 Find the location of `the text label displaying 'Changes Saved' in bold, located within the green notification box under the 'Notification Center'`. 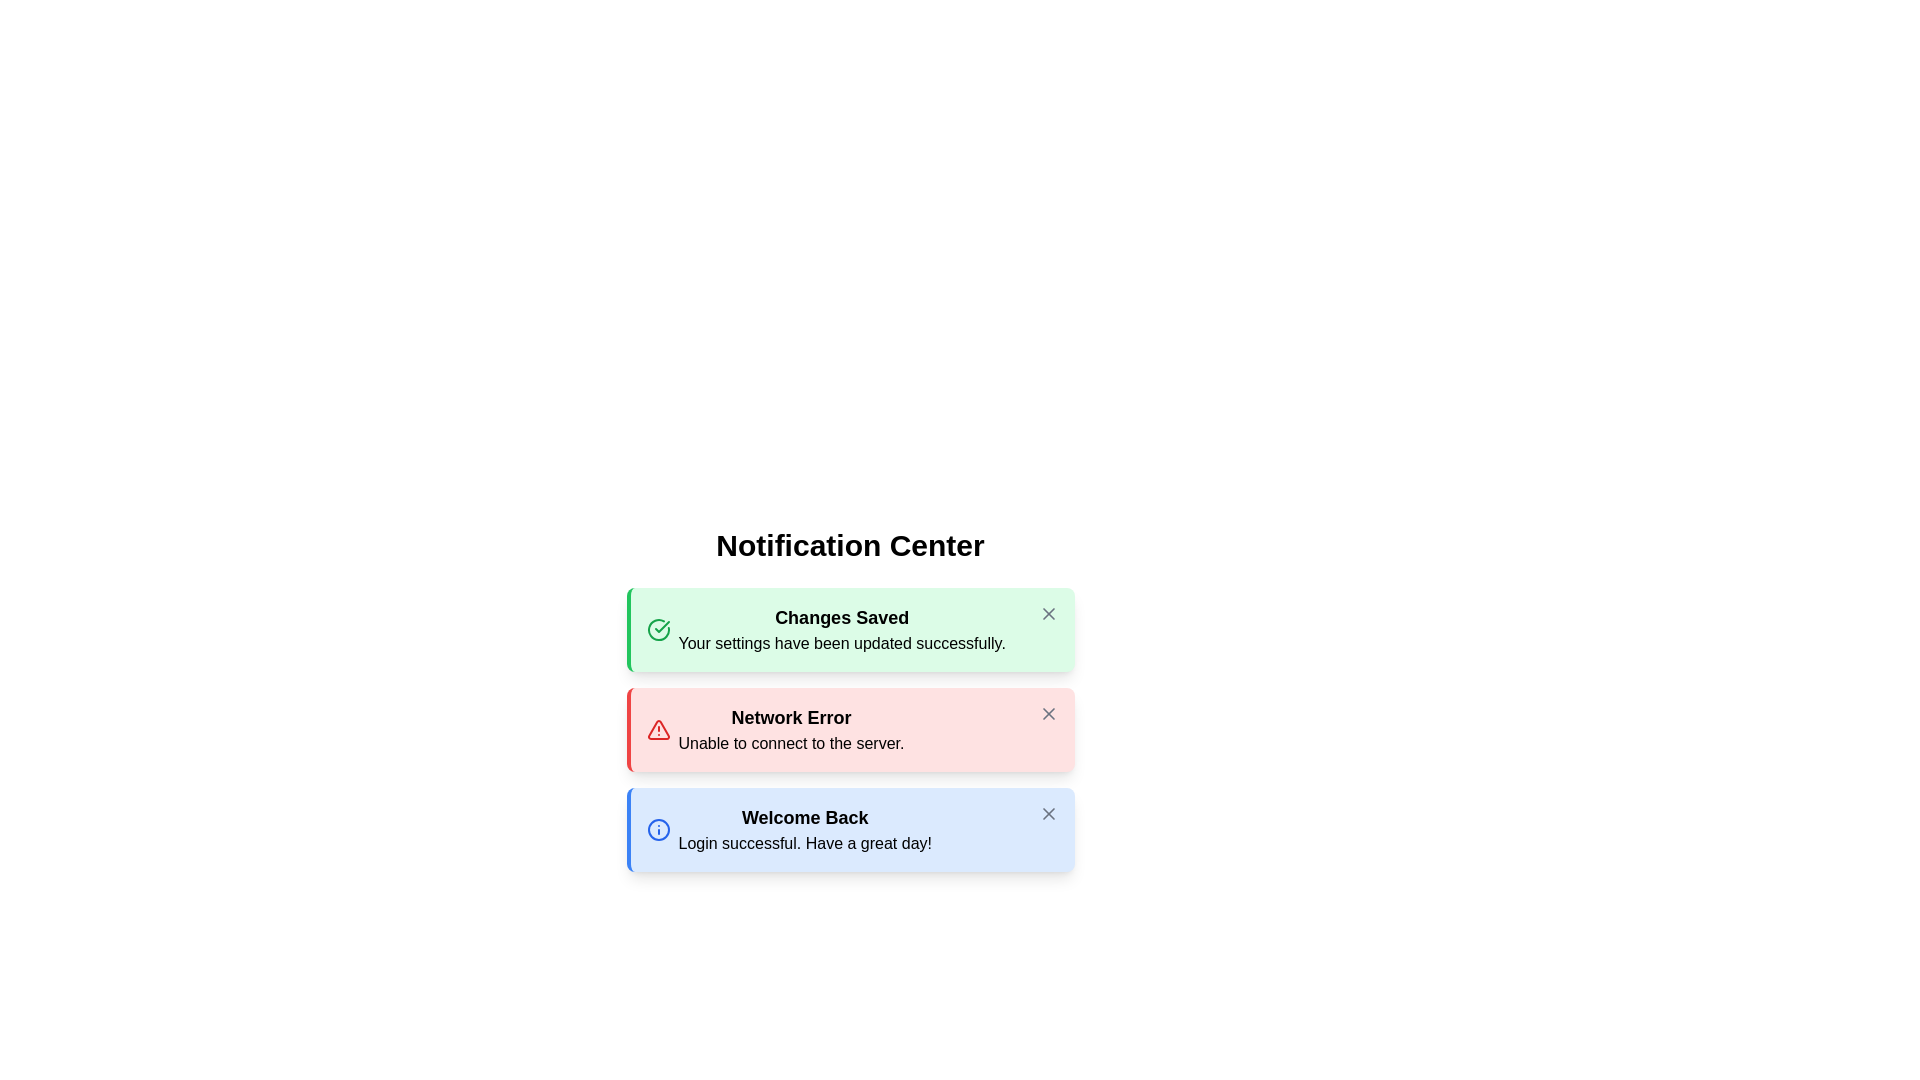

the text label displaying 'Changes Saved' in bold, located within the green notification box under the 'Notification Center' is located at coordinates (842, 616).